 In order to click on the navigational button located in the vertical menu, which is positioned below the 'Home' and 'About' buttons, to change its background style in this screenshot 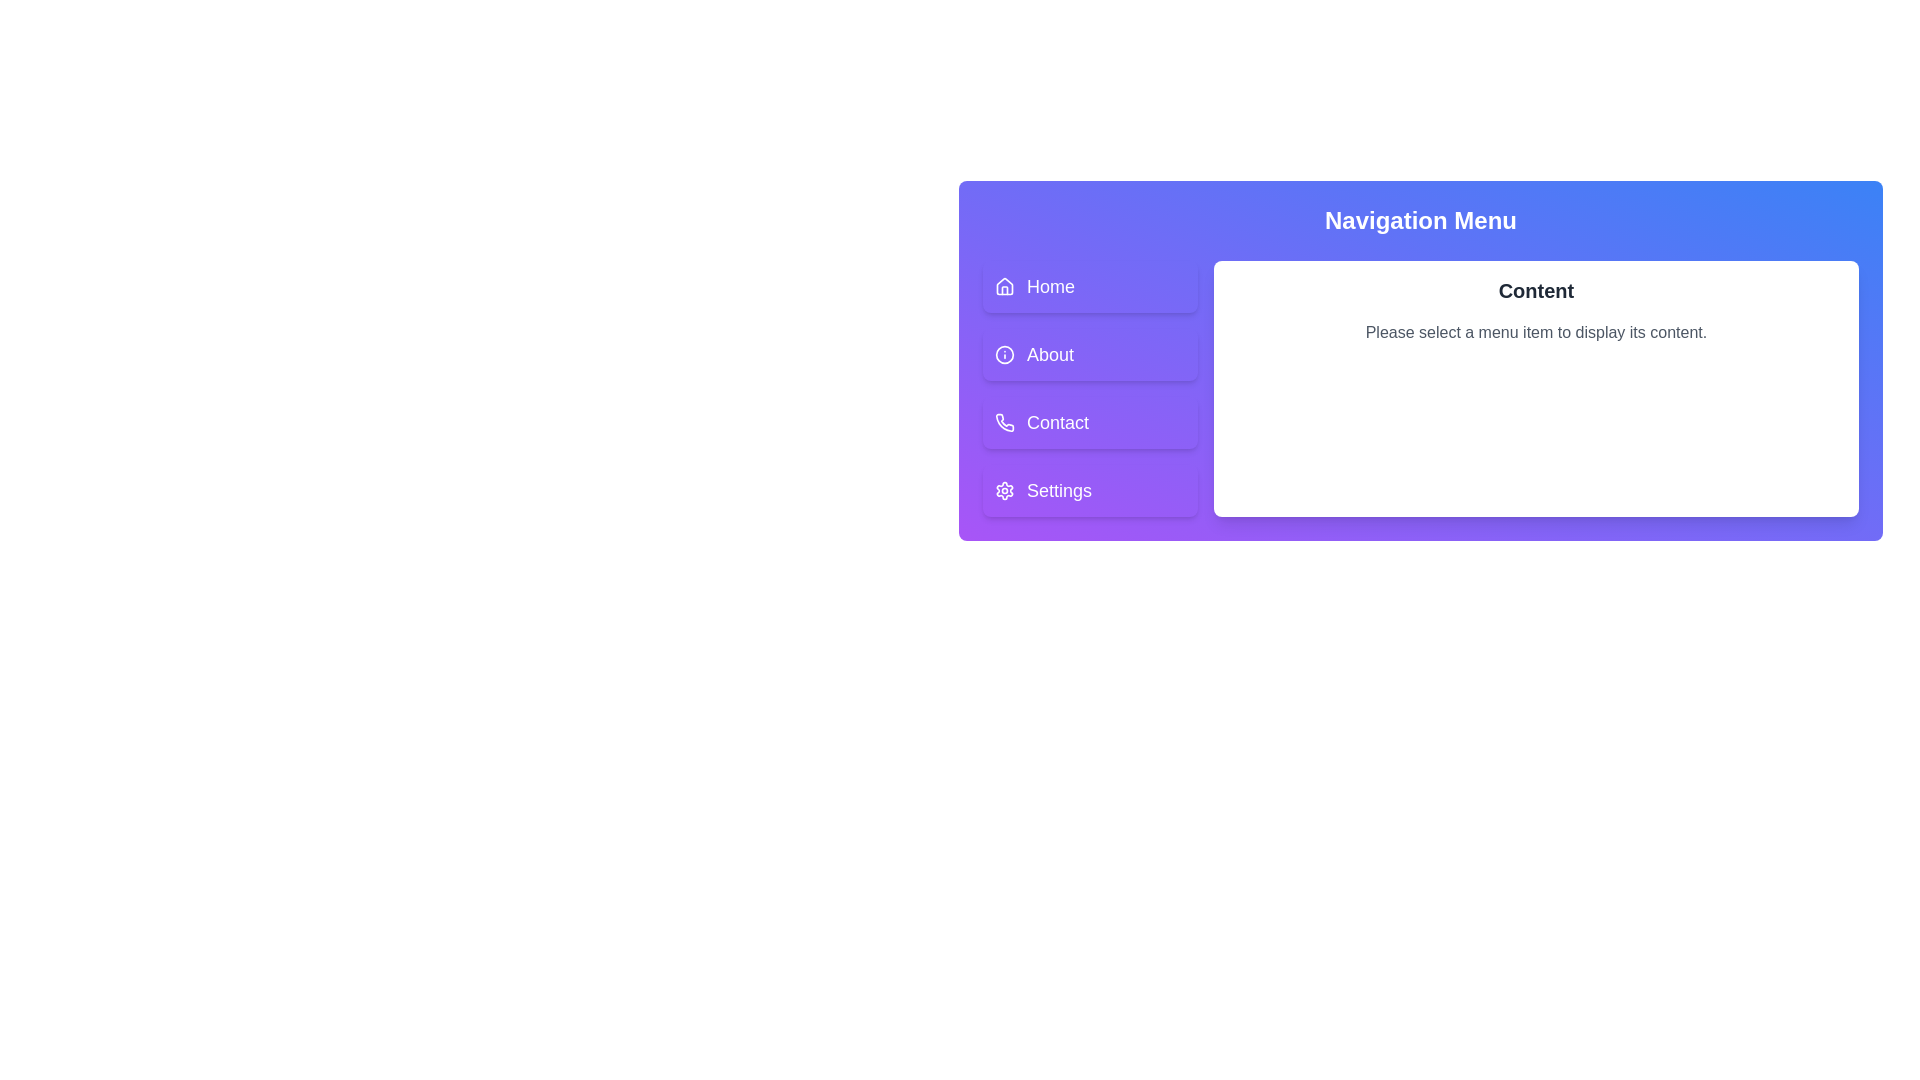, I will do `click(1089, 422)`.